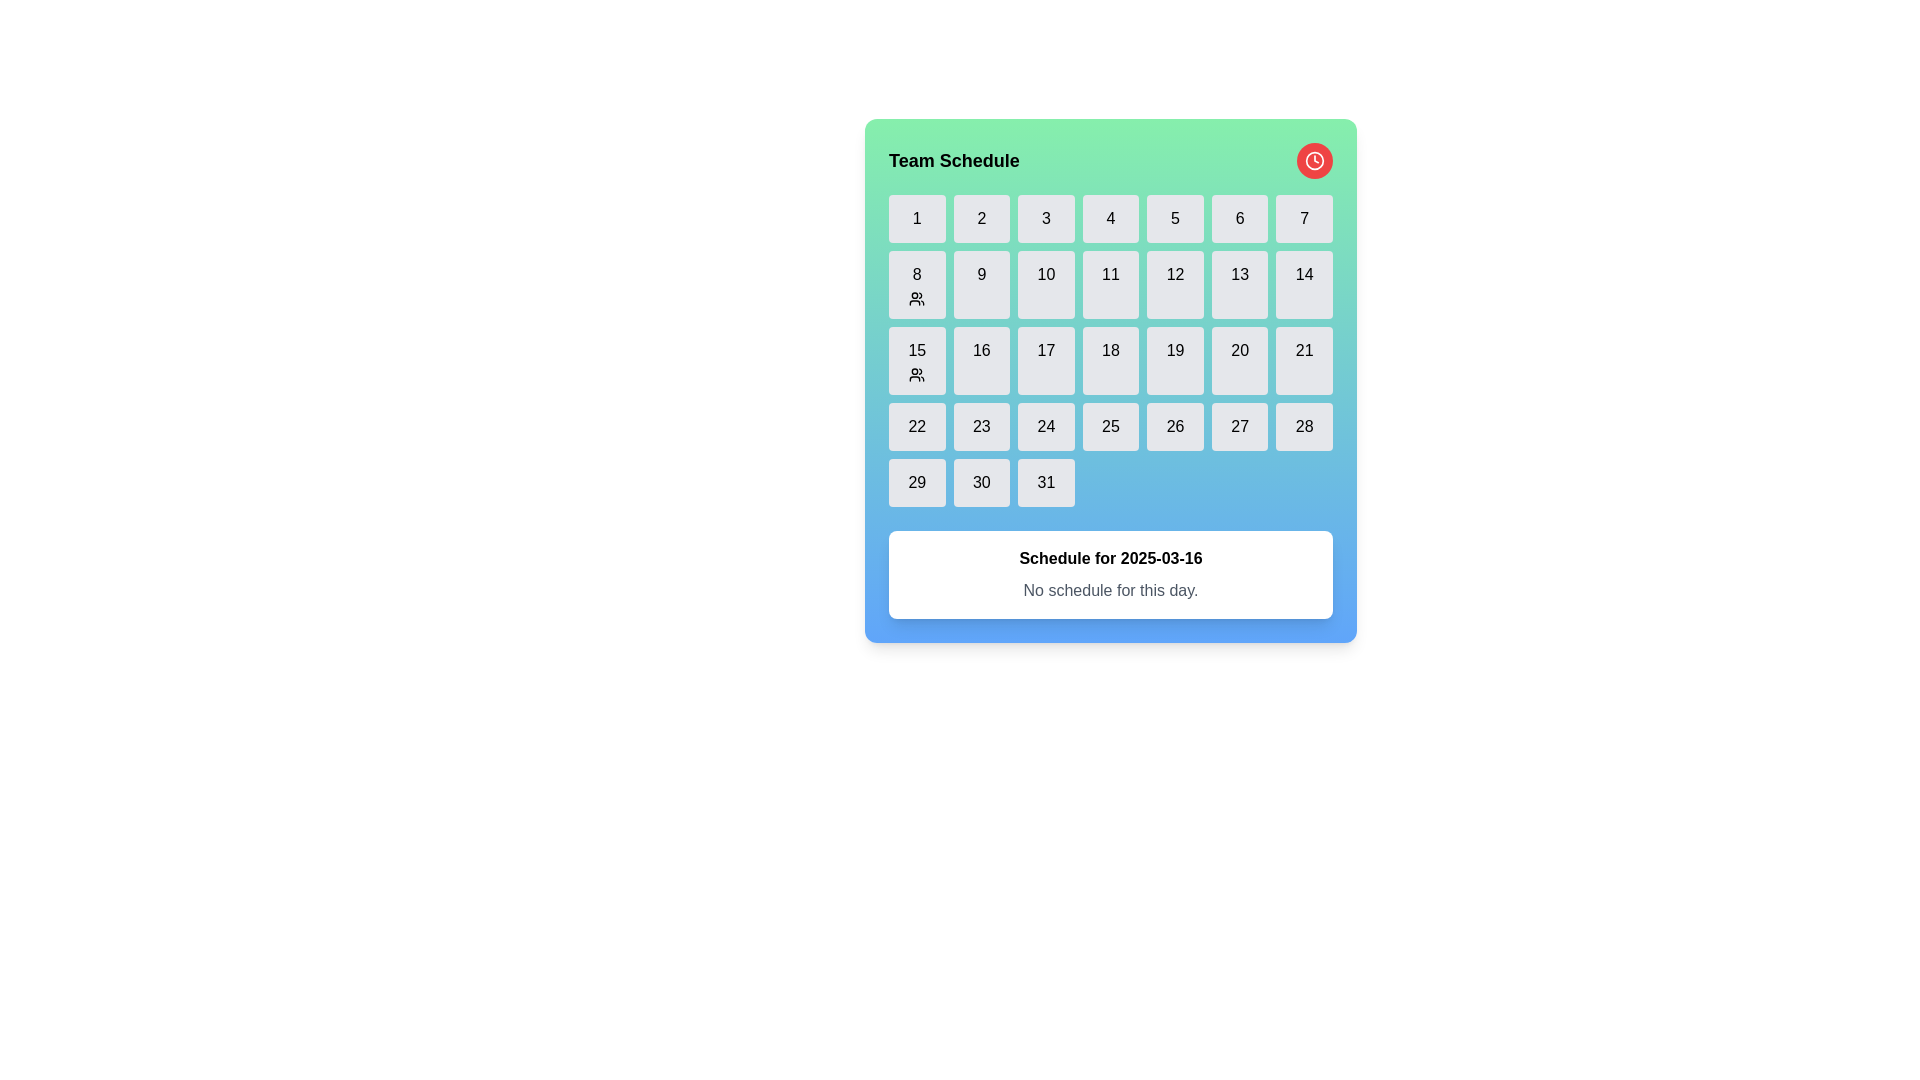 The image size is (1920, 1080). What do you see at coordinates (981, 219) in the screenshot?
I see `the small, centered number '2' displayed in bold black font within a rounded square button in the calendar grid of the 'Team Schedule' interface` at bounding box center [981, 219].